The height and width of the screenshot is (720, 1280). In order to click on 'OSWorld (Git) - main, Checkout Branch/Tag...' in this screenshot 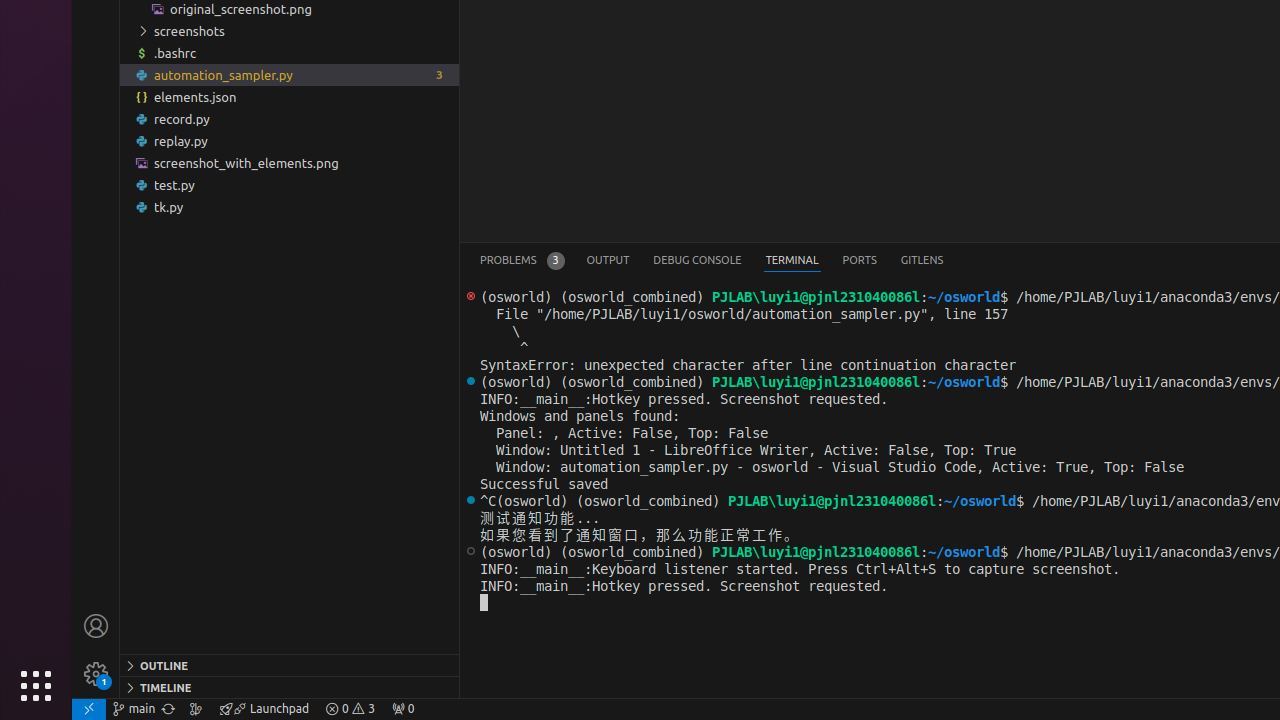, I will do `click(133, 707)`.